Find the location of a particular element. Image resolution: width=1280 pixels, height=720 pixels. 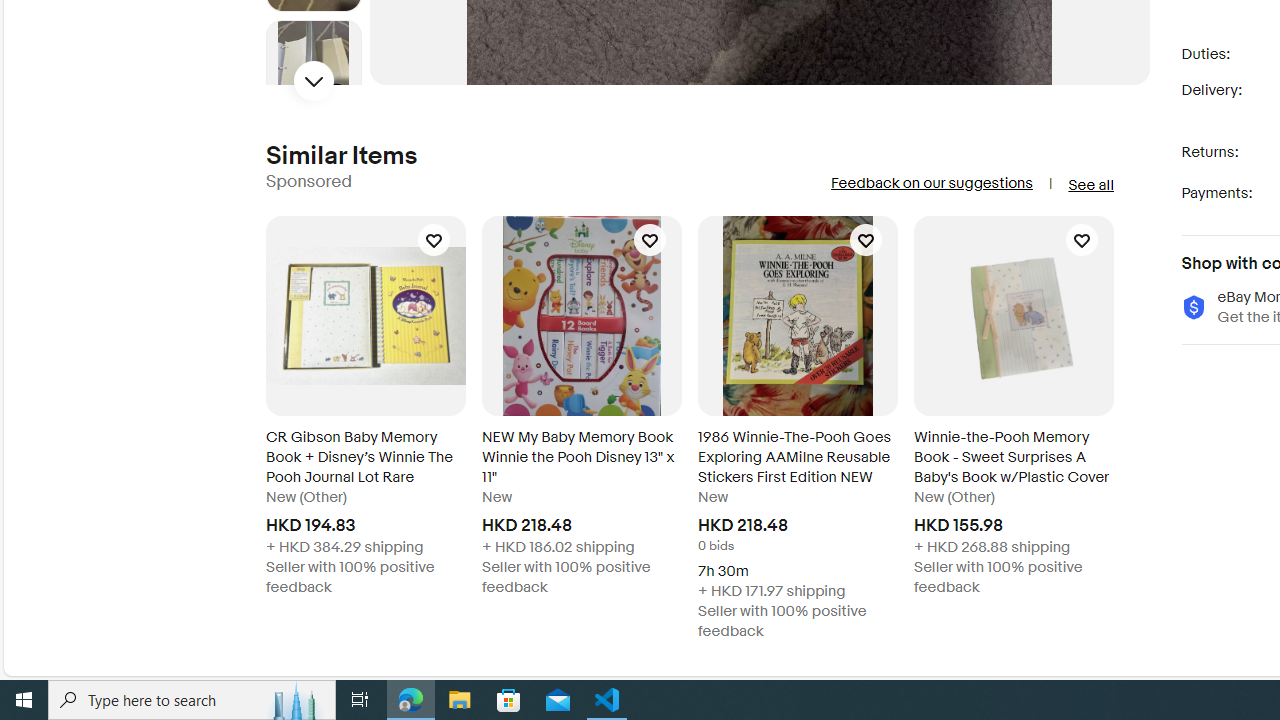

'Next image - Item images thumbnails' is located at coordinates (312, 80).